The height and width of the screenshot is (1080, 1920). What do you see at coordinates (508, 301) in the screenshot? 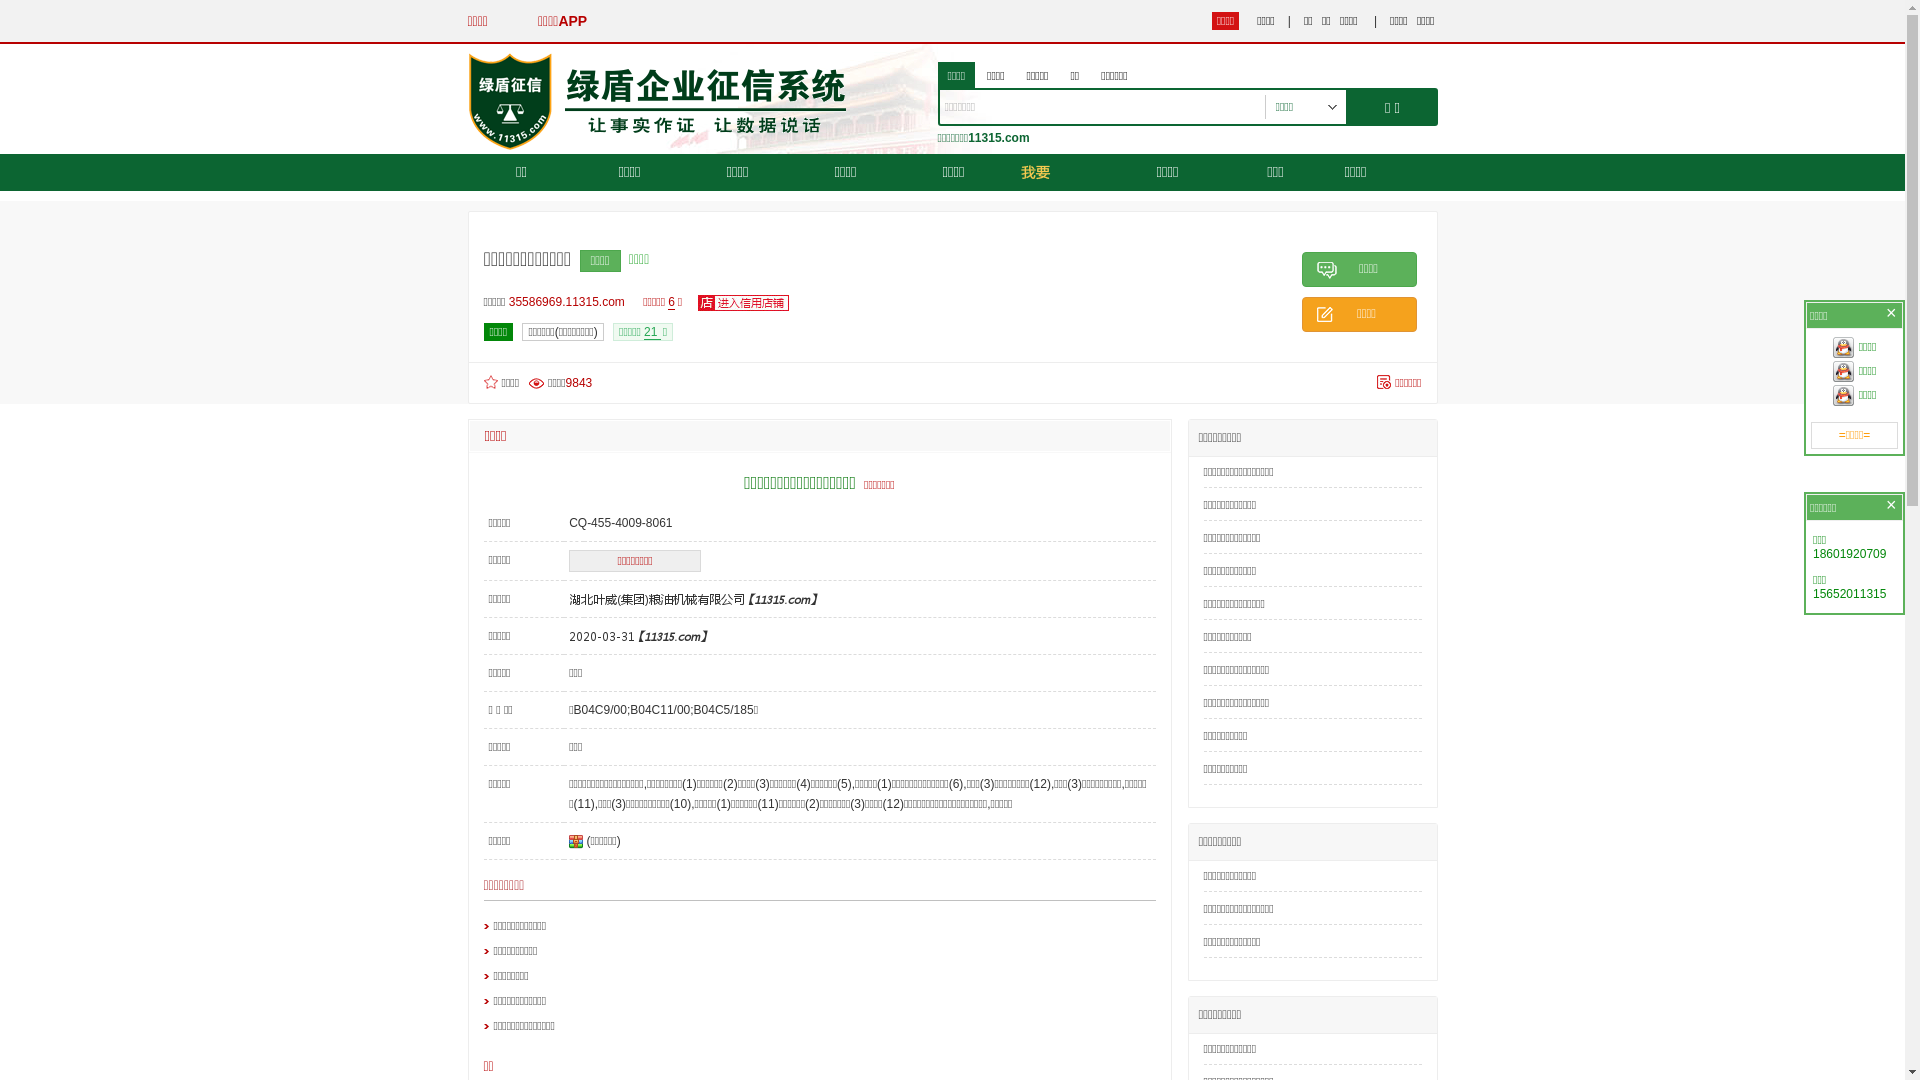
I see `'35586969.11315.com'` at bounding box center [508, 301].